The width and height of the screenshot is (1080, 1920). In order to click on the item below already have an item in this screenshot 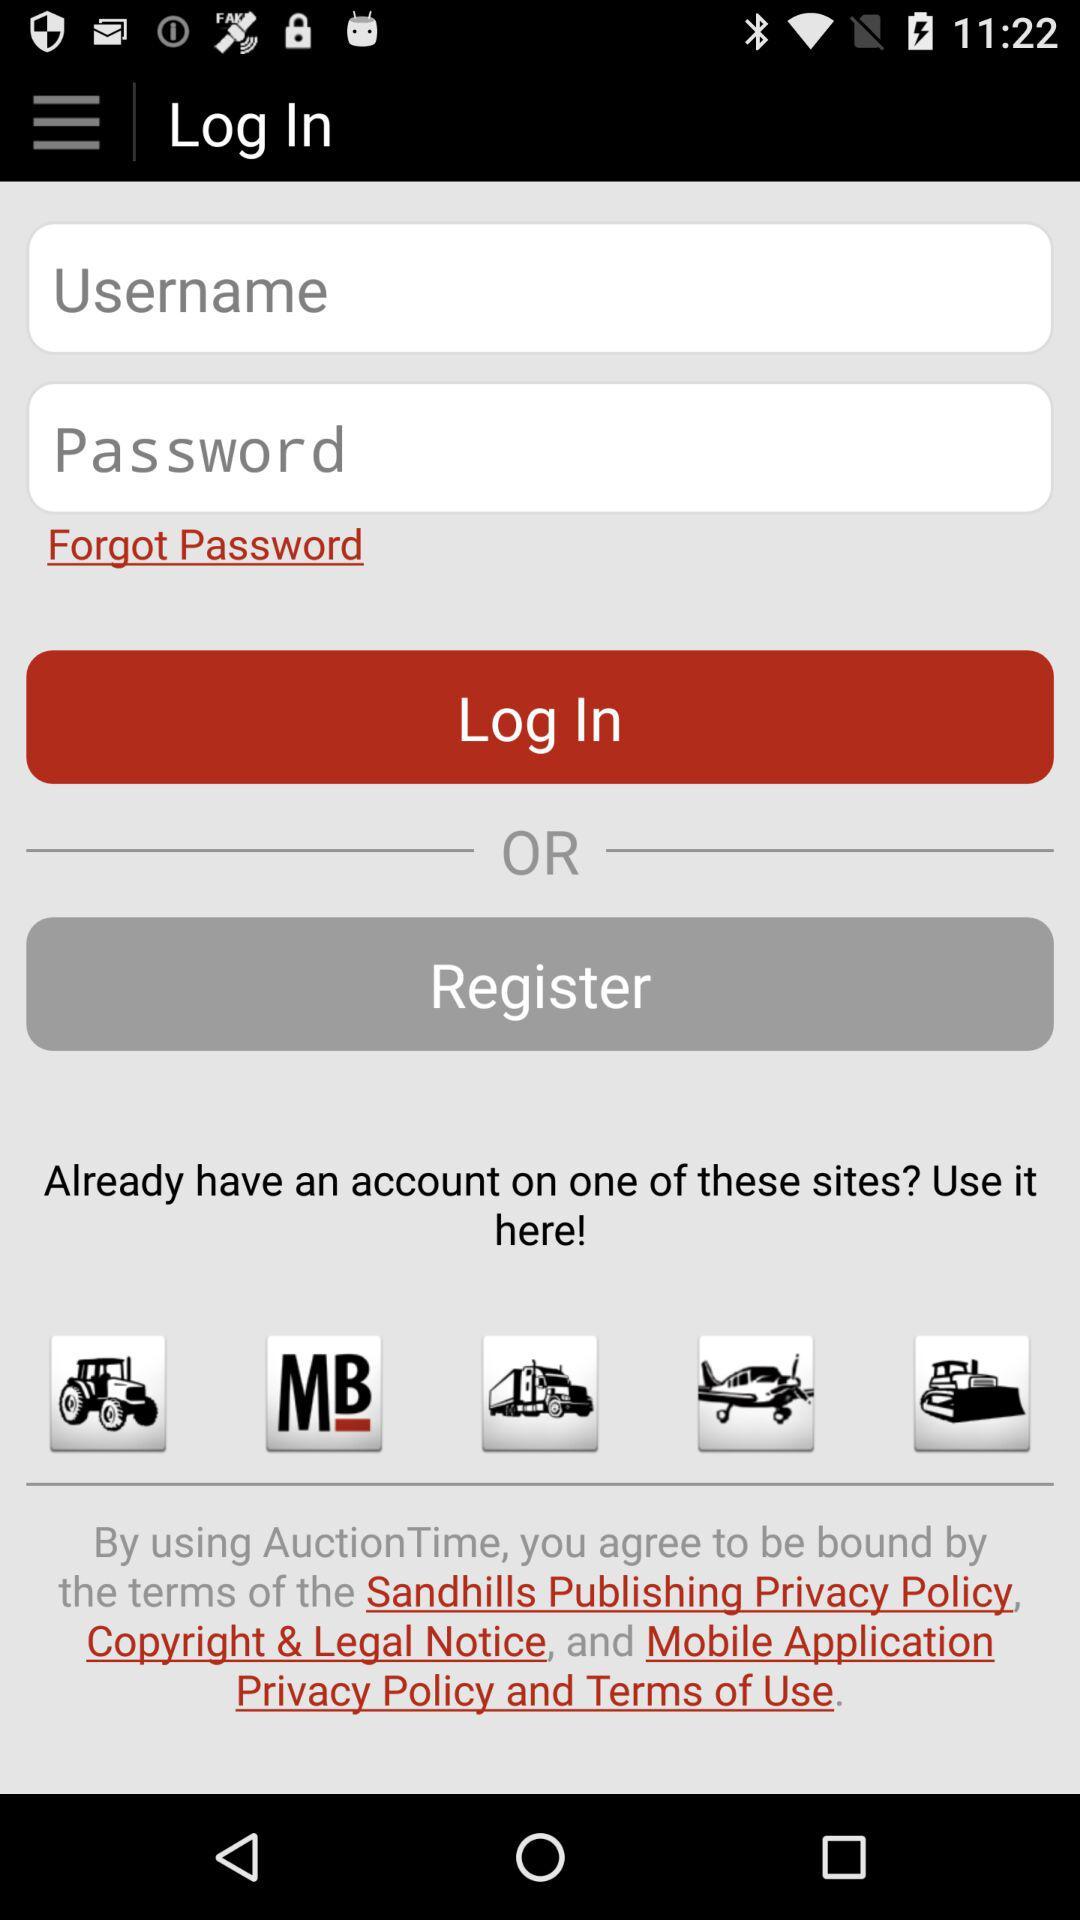, I will do `click(540, 1392)`.